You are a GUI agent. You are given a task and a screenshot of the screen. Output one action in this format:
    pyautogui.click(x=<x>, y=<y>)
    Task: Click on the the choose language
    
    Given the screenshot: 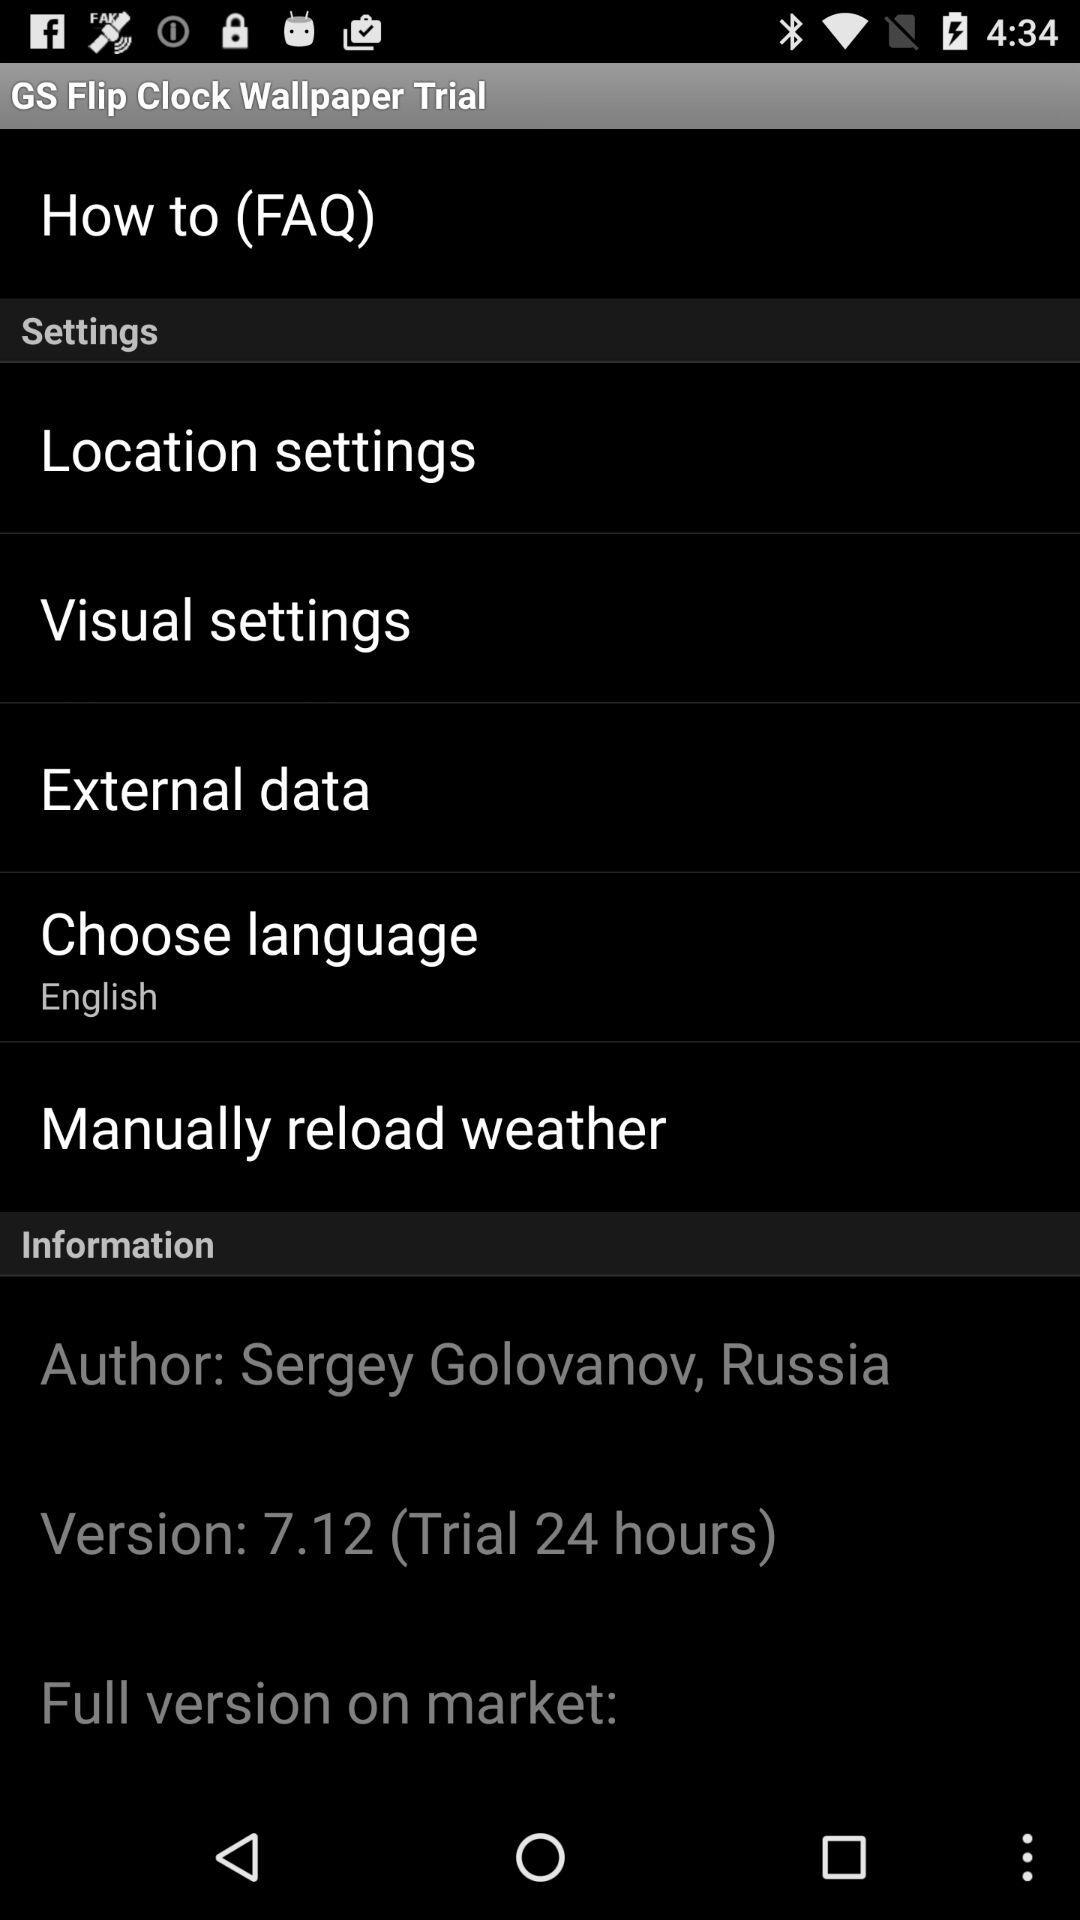 What is the action you would take?
    pyautogui.click(x=258, y=930)
    